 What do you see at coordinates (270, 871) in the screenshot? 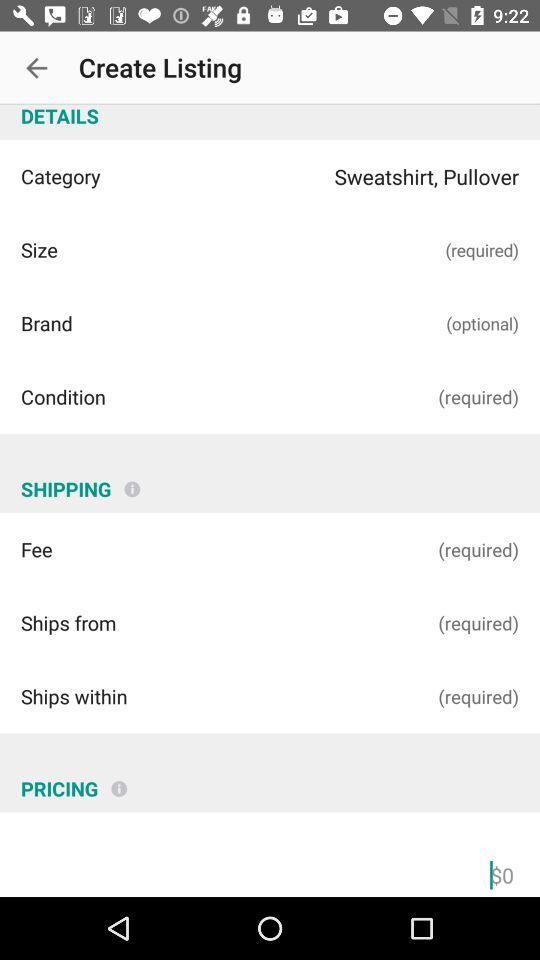
I see `total price` at bounding box center [270, 871].